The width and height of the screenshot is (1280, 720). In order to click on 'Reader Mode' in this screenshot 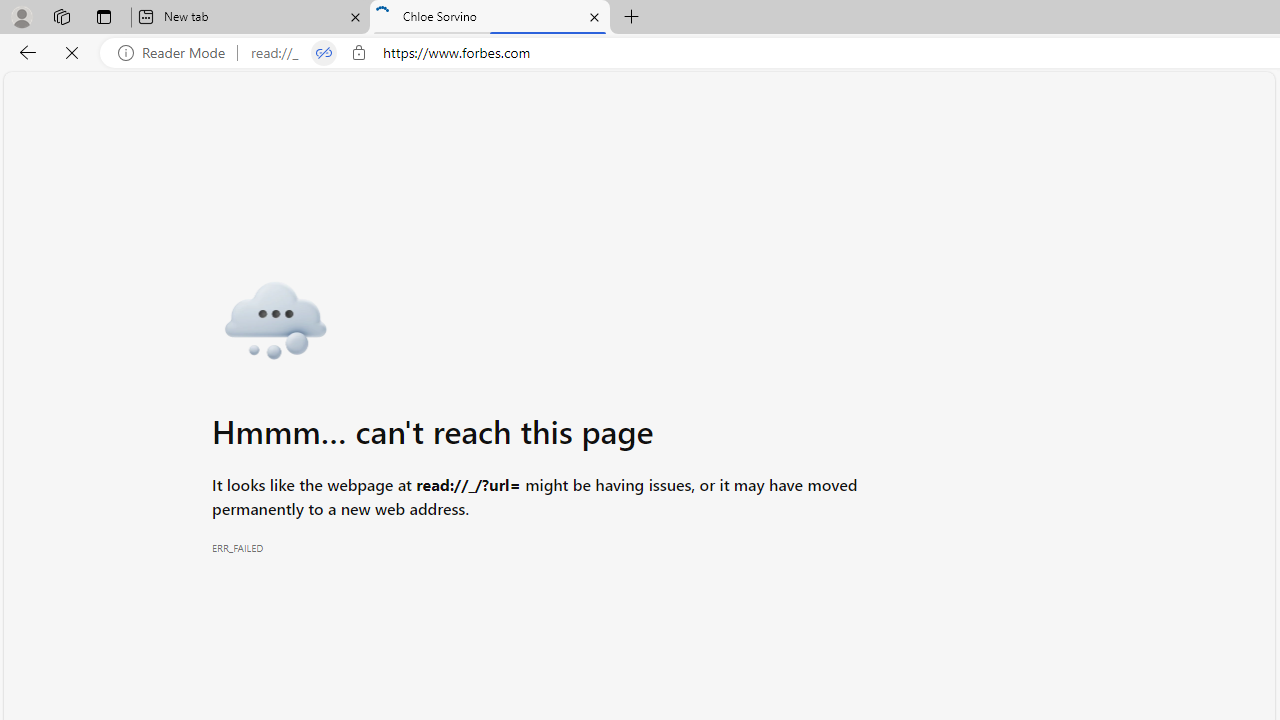, I will do `click(177, 52)`.